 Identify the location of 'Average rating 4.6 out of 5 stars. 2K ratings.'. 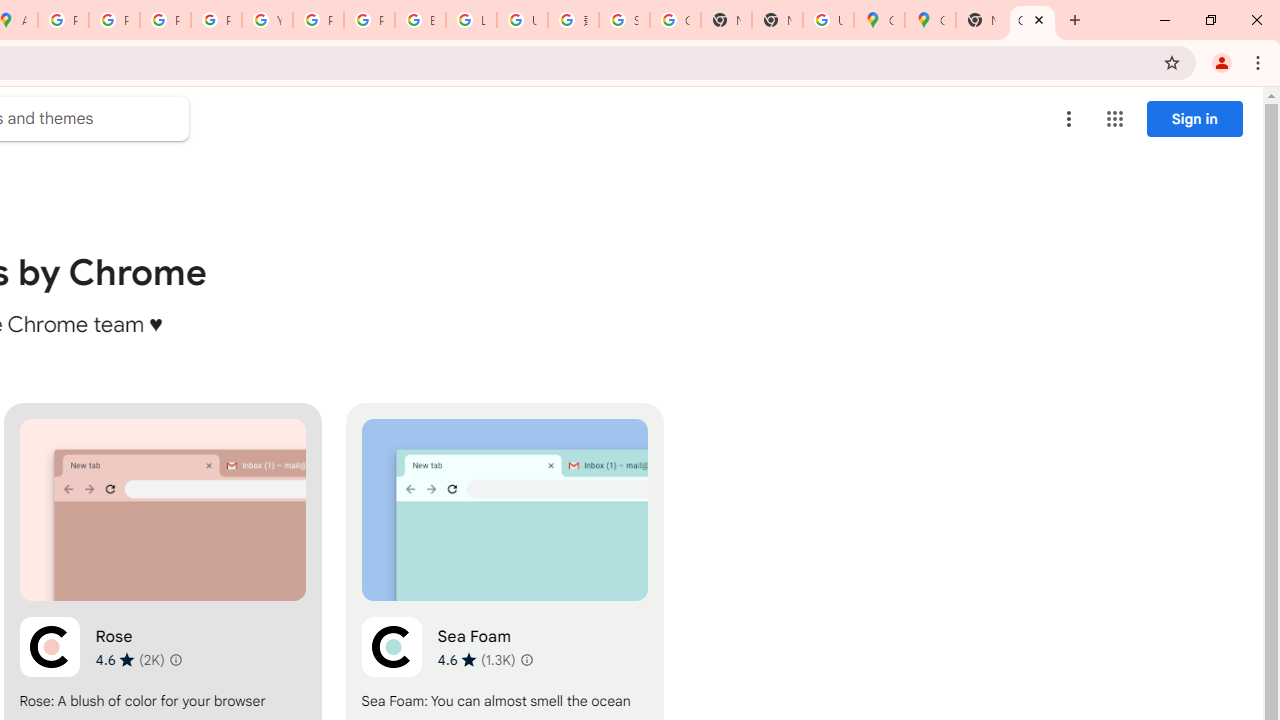
(128, 659).